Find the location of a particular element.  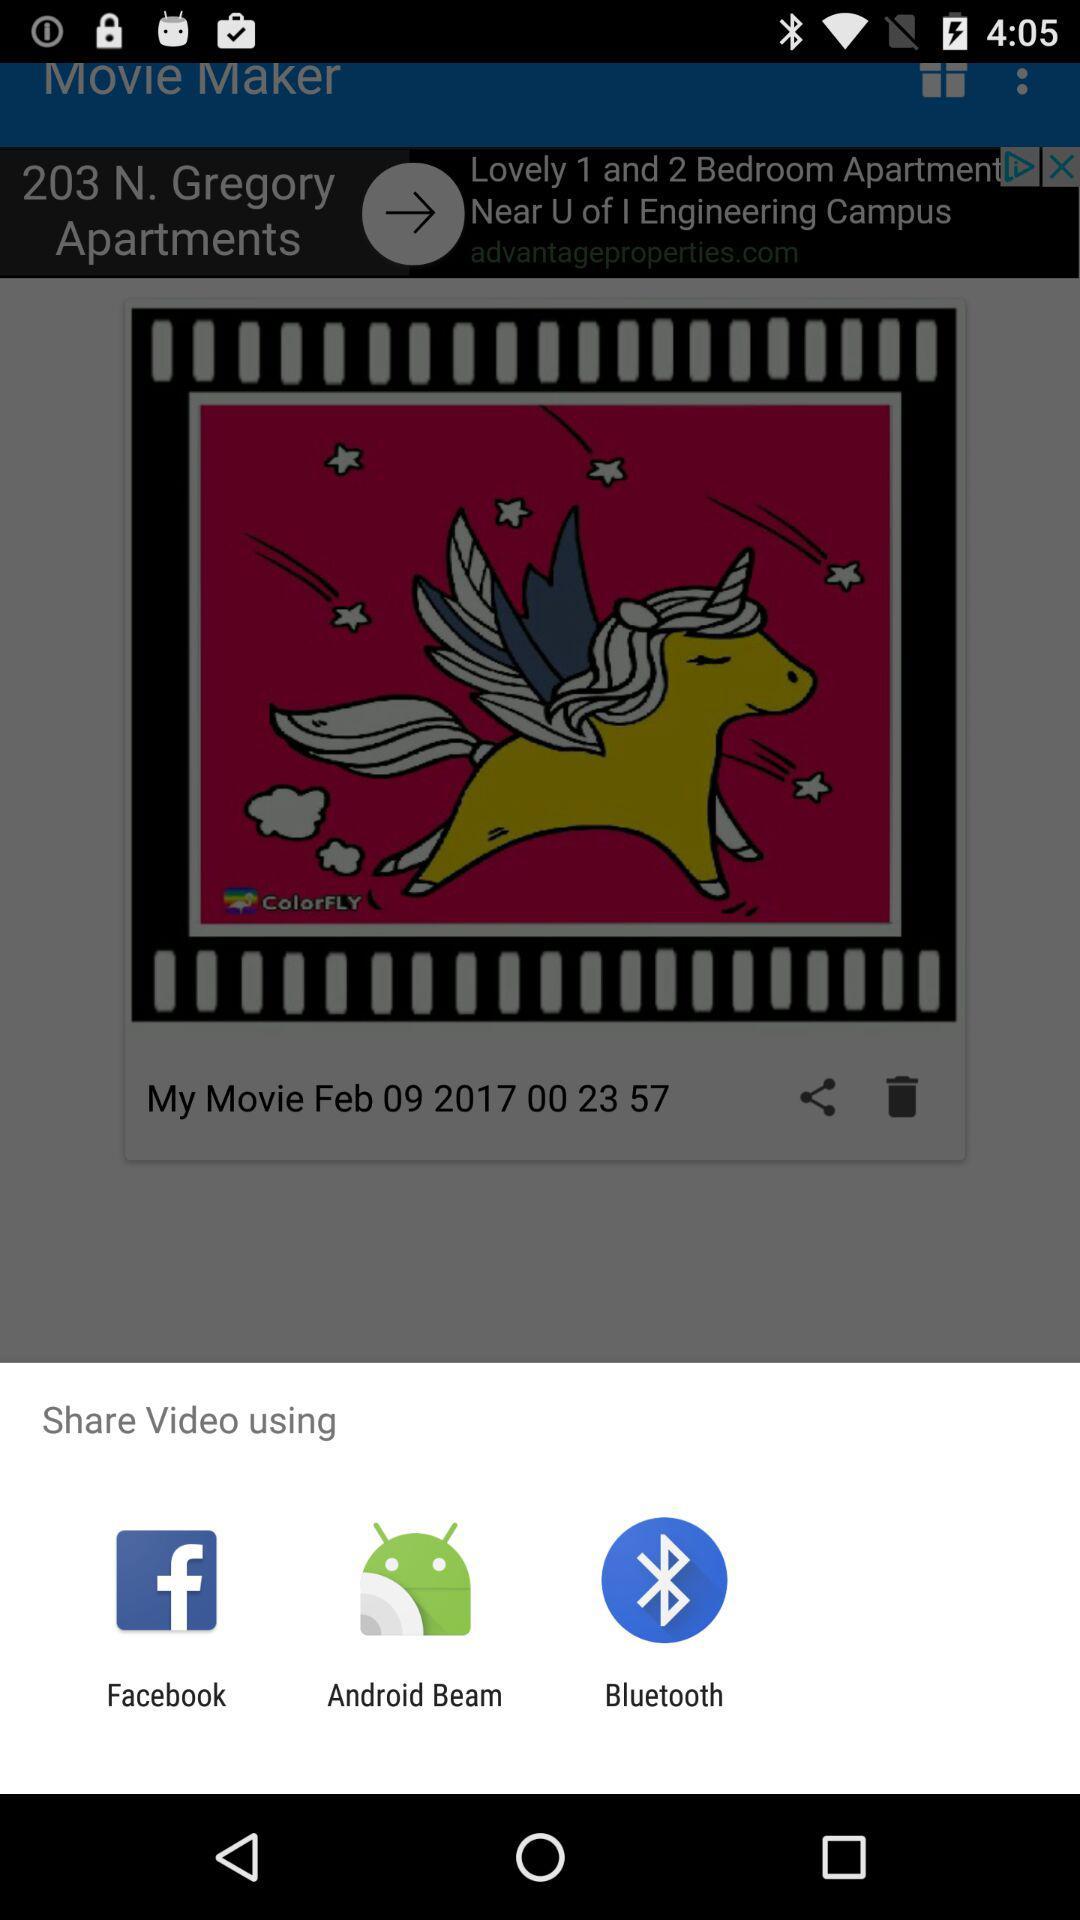

facebook app is located at coordinates (165, 1711).